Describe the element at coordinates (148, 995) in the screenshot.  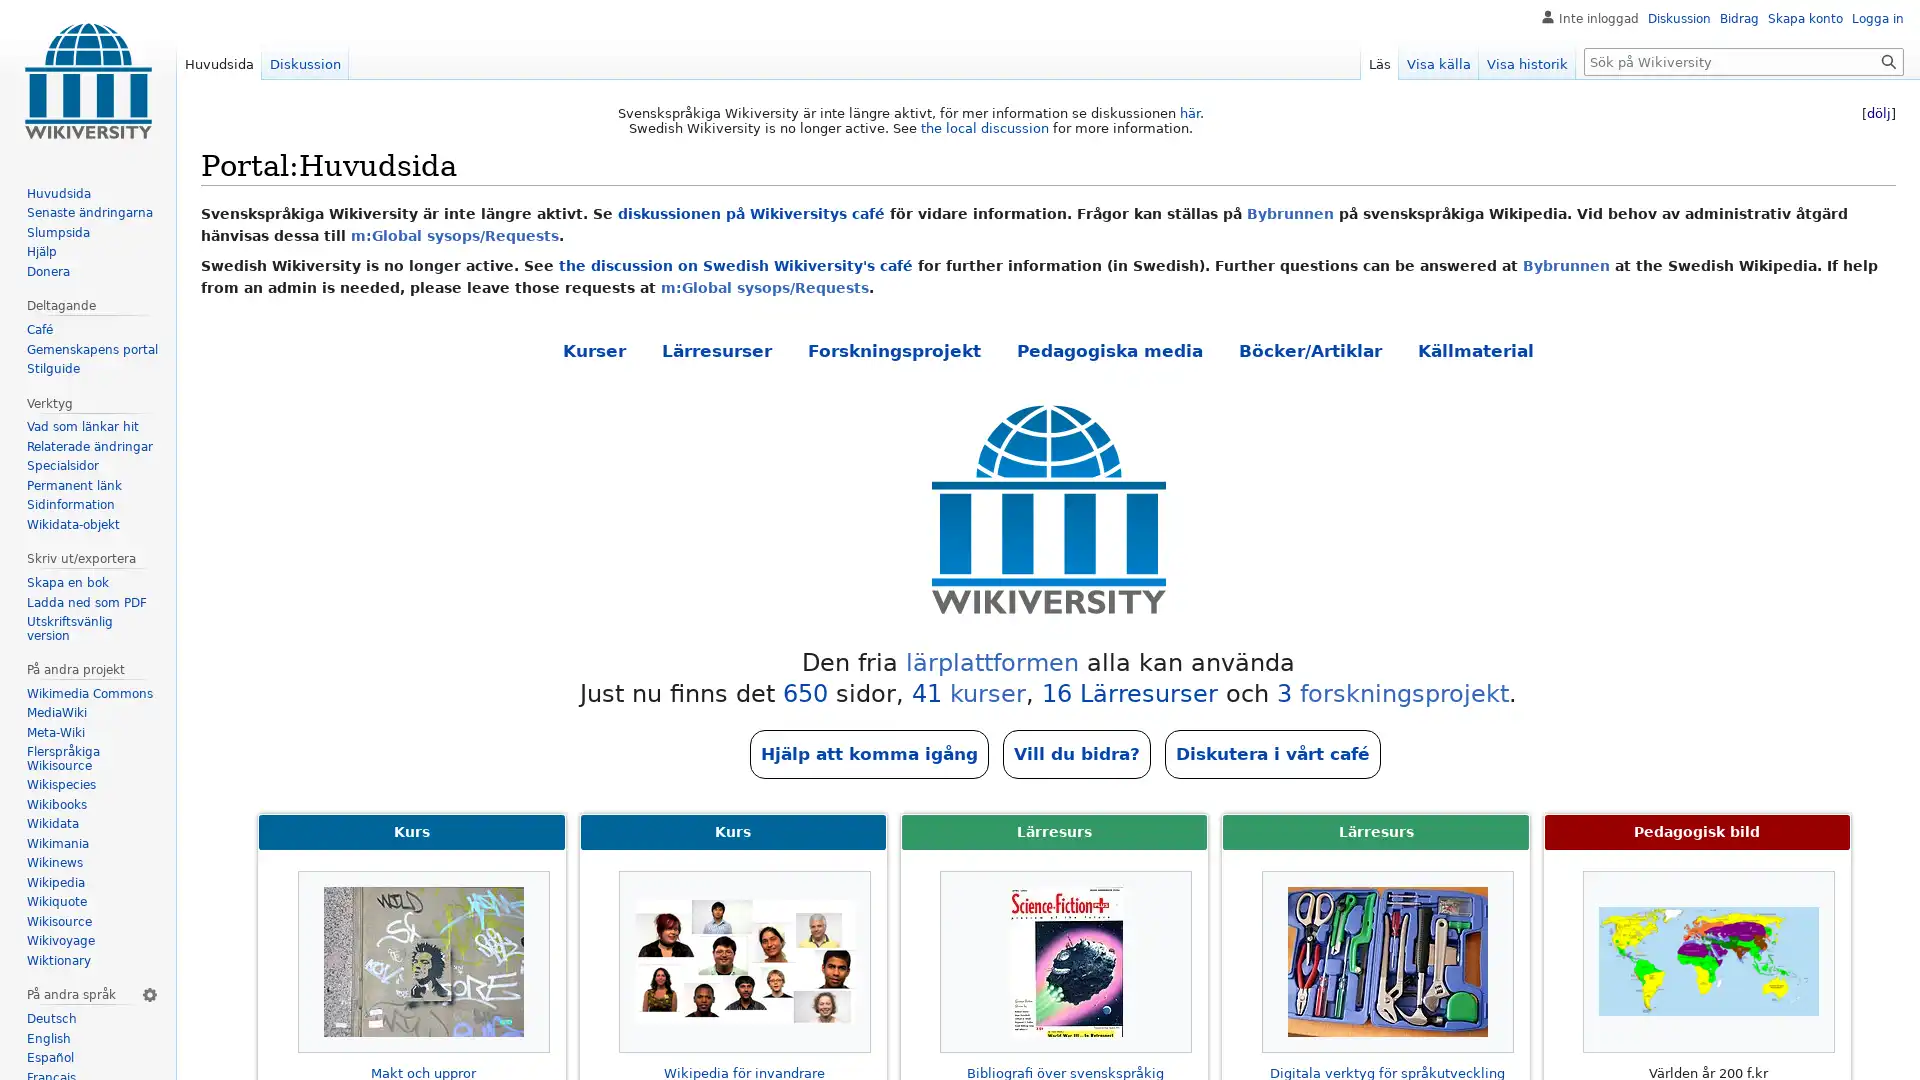
I see `Sprakinstallningar` at that location.